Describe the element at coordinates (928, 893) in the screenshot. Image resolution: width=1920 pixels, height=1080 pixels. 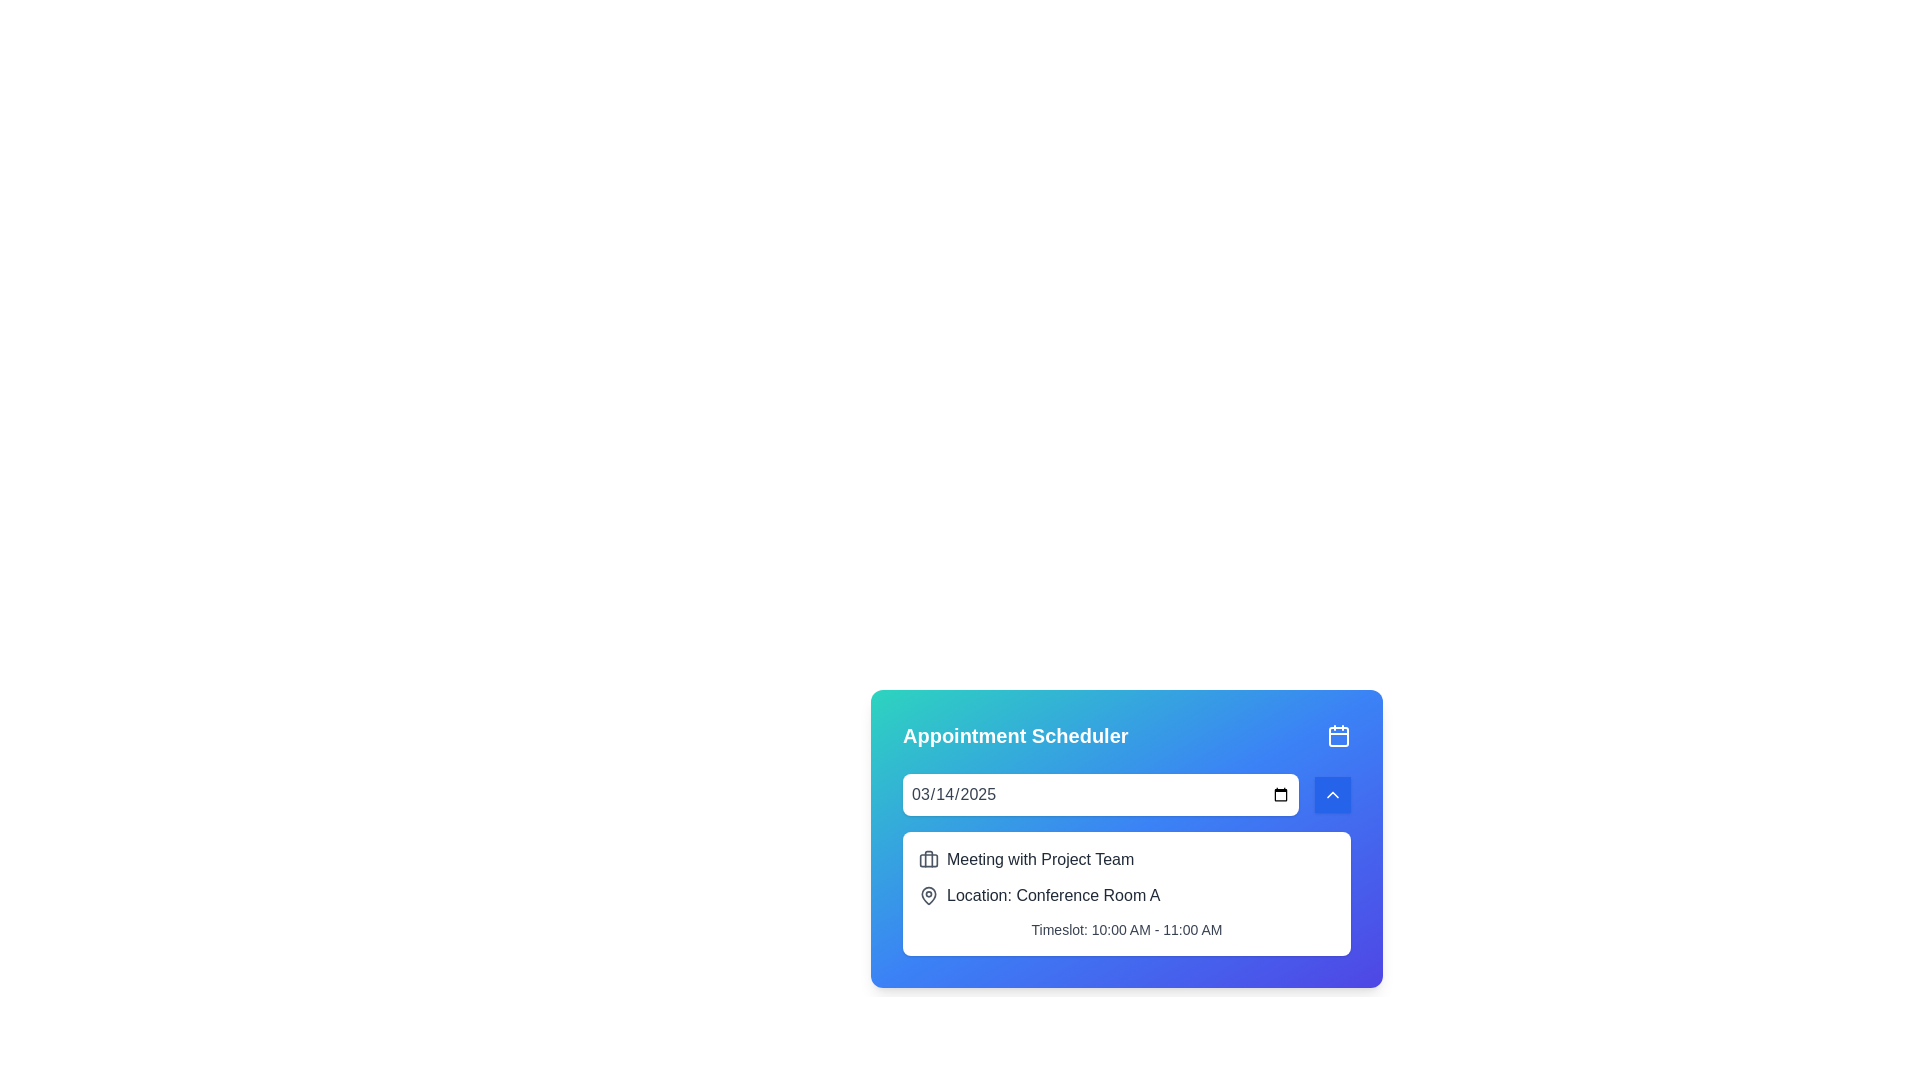
I see `the pin-shaped icon used to denote a geographical location, located to the left of the 'Location: Conference Room A' text` at that location.